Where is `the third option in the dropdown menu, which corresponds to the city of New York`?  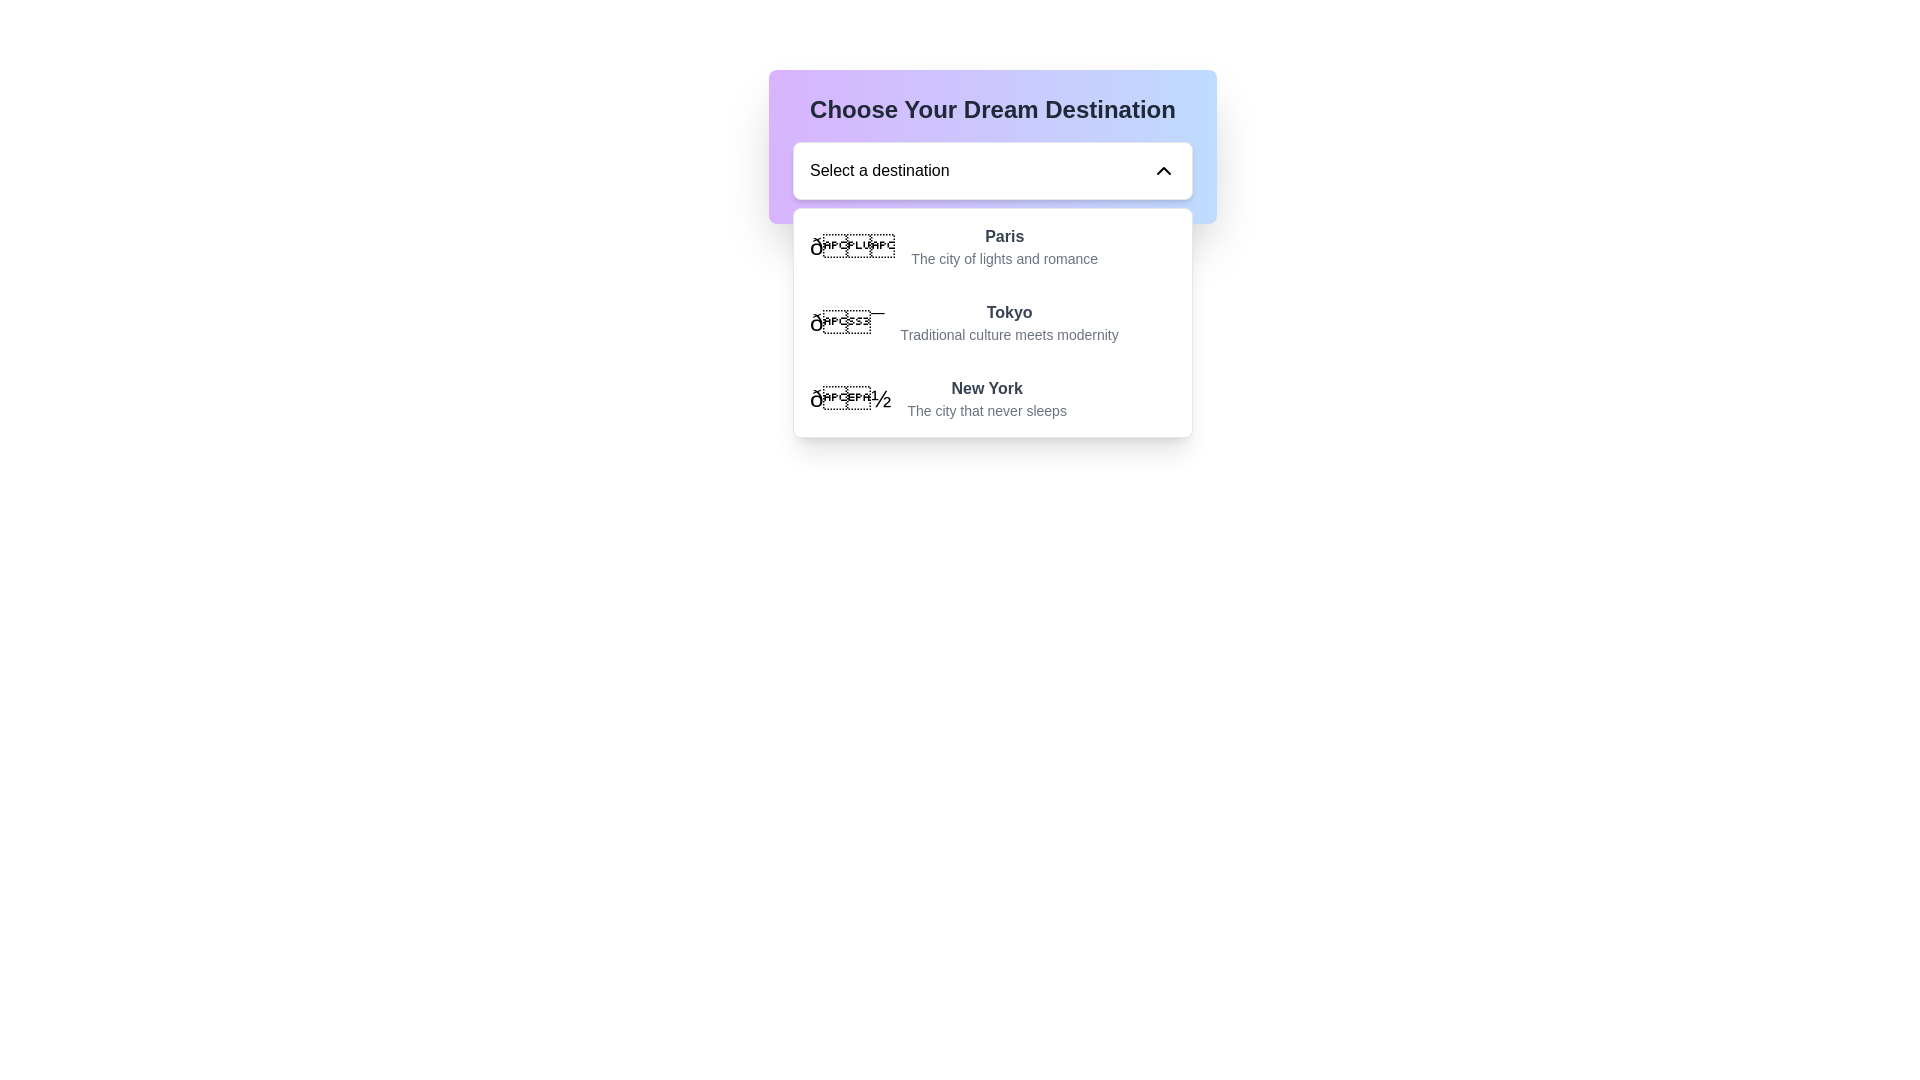
the third option in the dropdown menu, which corresponds to the city of New York is located at coordinates (993, 398).